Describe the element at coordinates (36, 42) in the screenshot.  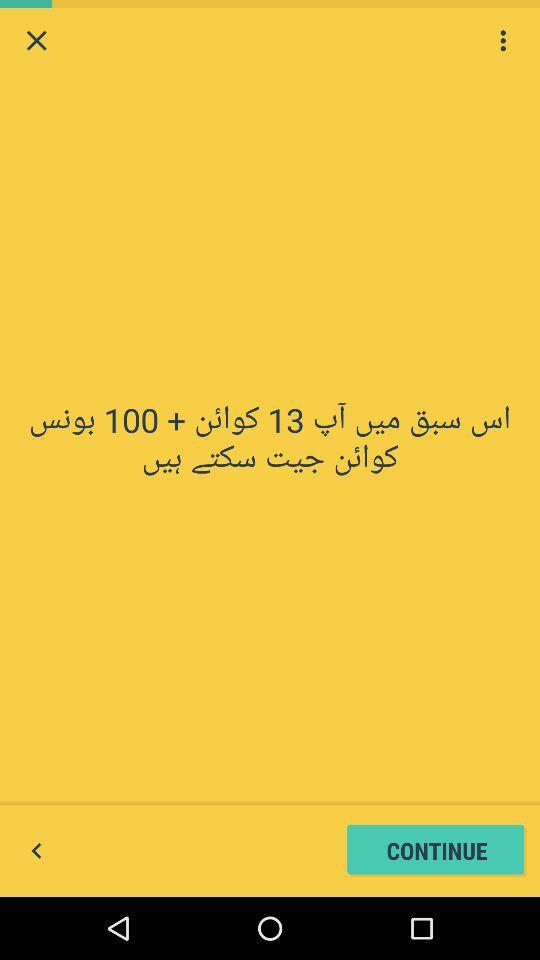
I see `the close icon` at that location.